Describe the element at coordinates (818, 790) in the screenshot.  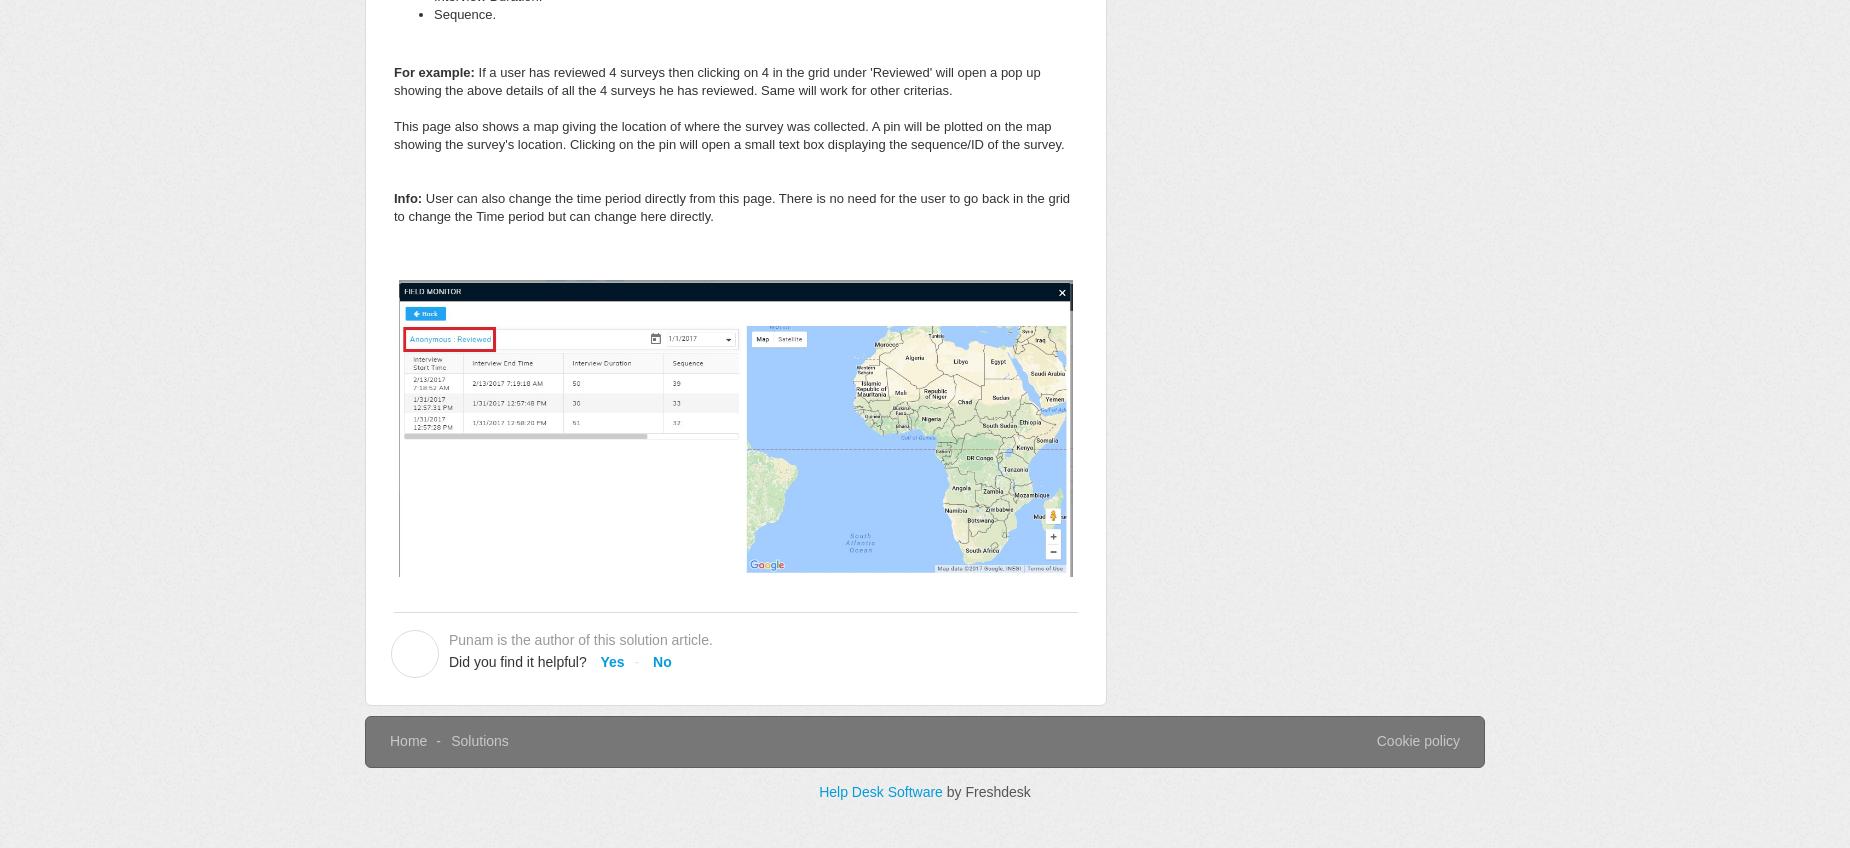
I see `'Help Desk Software'` at that location.